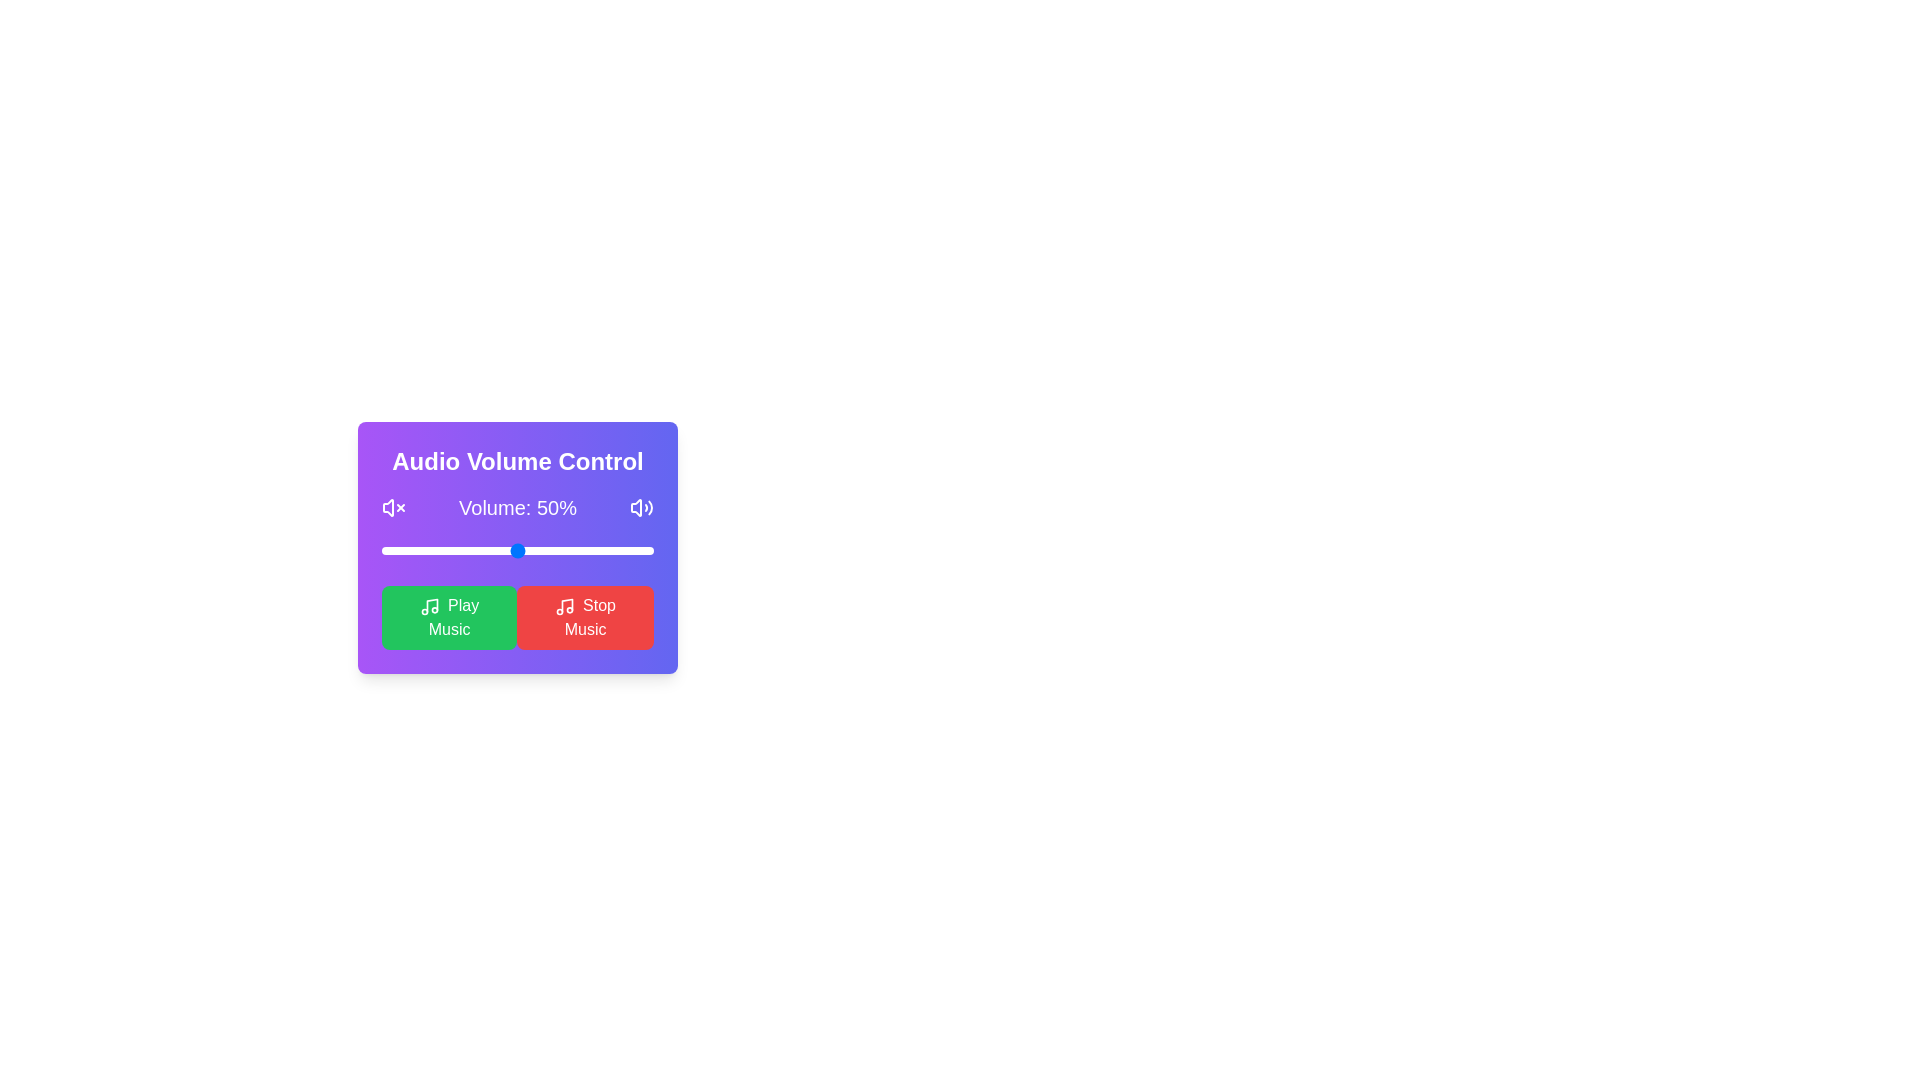 The width and height of the screenshot is (1920, 1080). Describe the element at coordinates (388, 507) in the screenshot. I see `the left-facing speaker icon with sound waves in the audio control interface, which is located to the left of the 'Volume: 50%' text` at that location.